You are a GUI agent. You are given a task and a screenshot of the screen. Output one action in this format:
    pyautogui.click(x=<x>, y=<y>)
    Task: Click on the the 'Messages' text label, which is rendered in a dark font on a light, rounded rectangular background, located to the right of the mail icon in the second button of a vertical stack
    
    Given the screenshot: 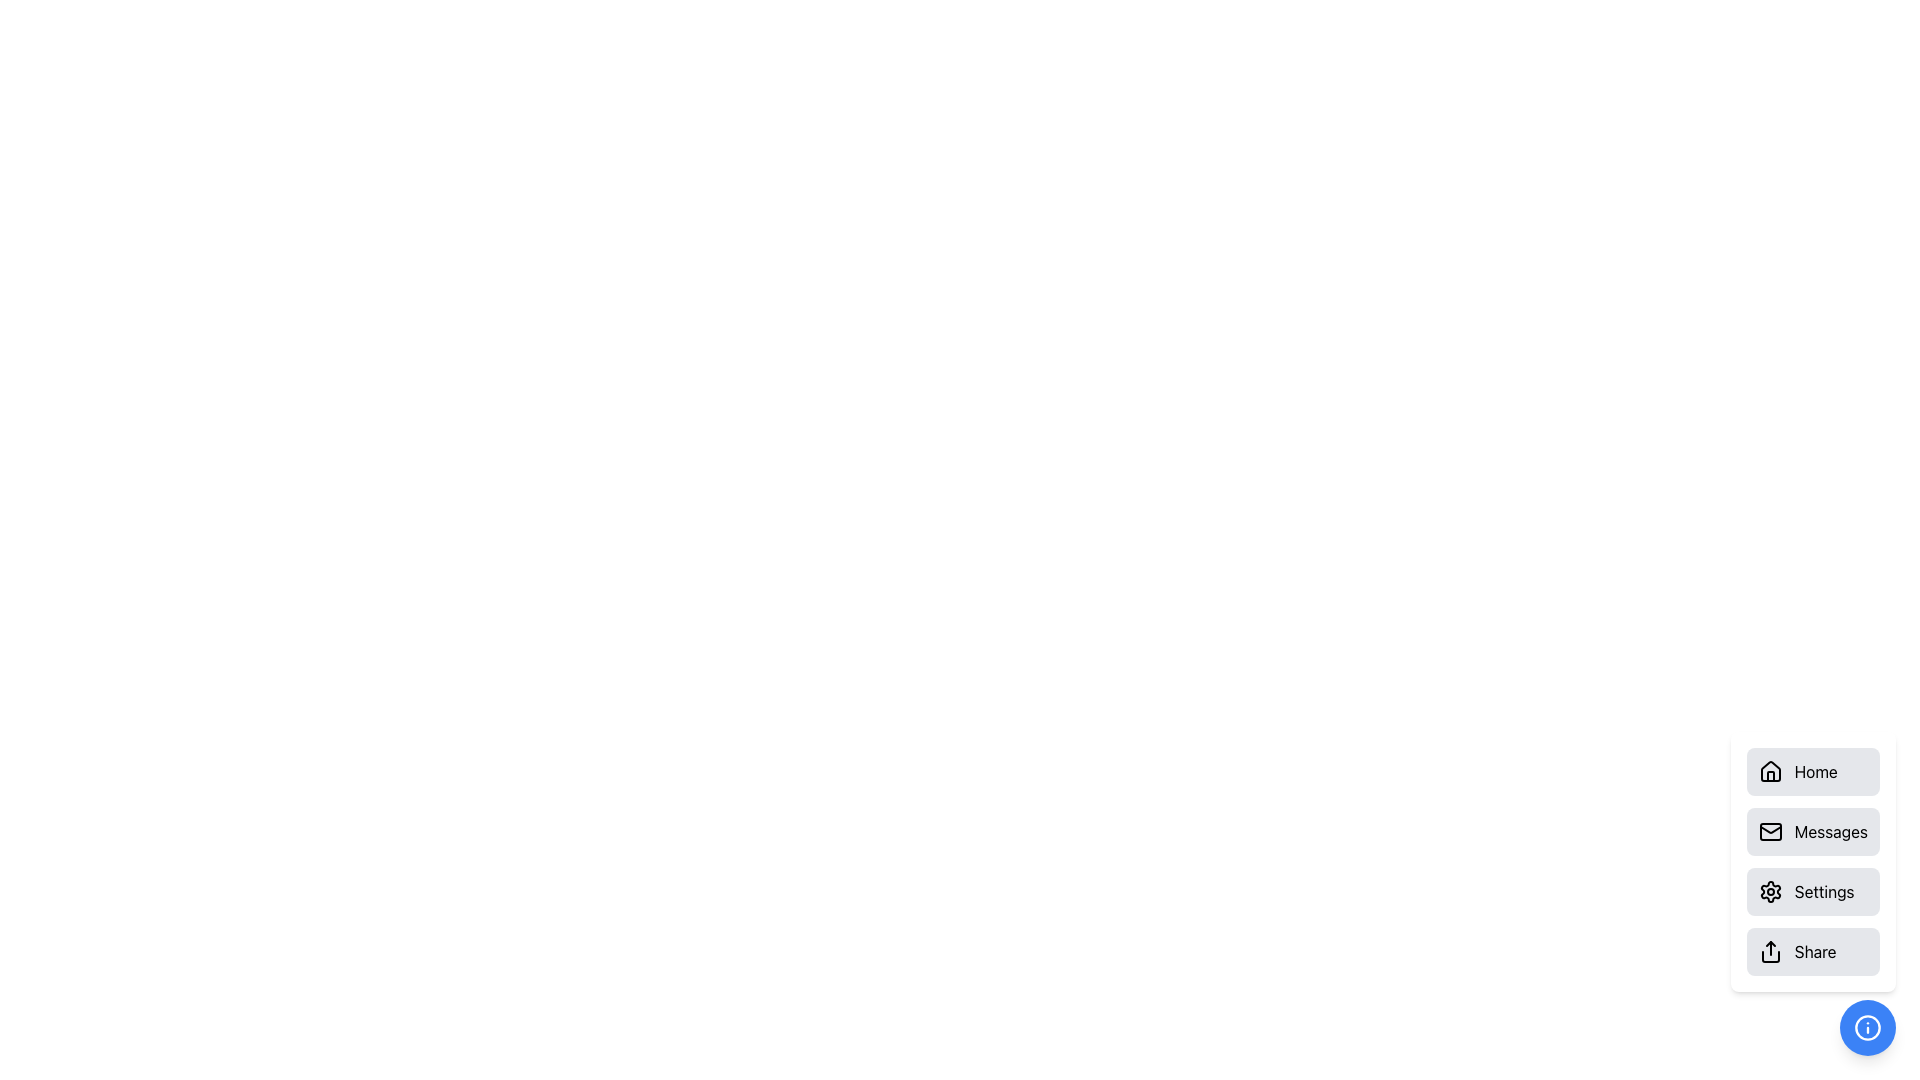 What is the action you would take?
    pyautogui.click(x=1831, y=832)
    